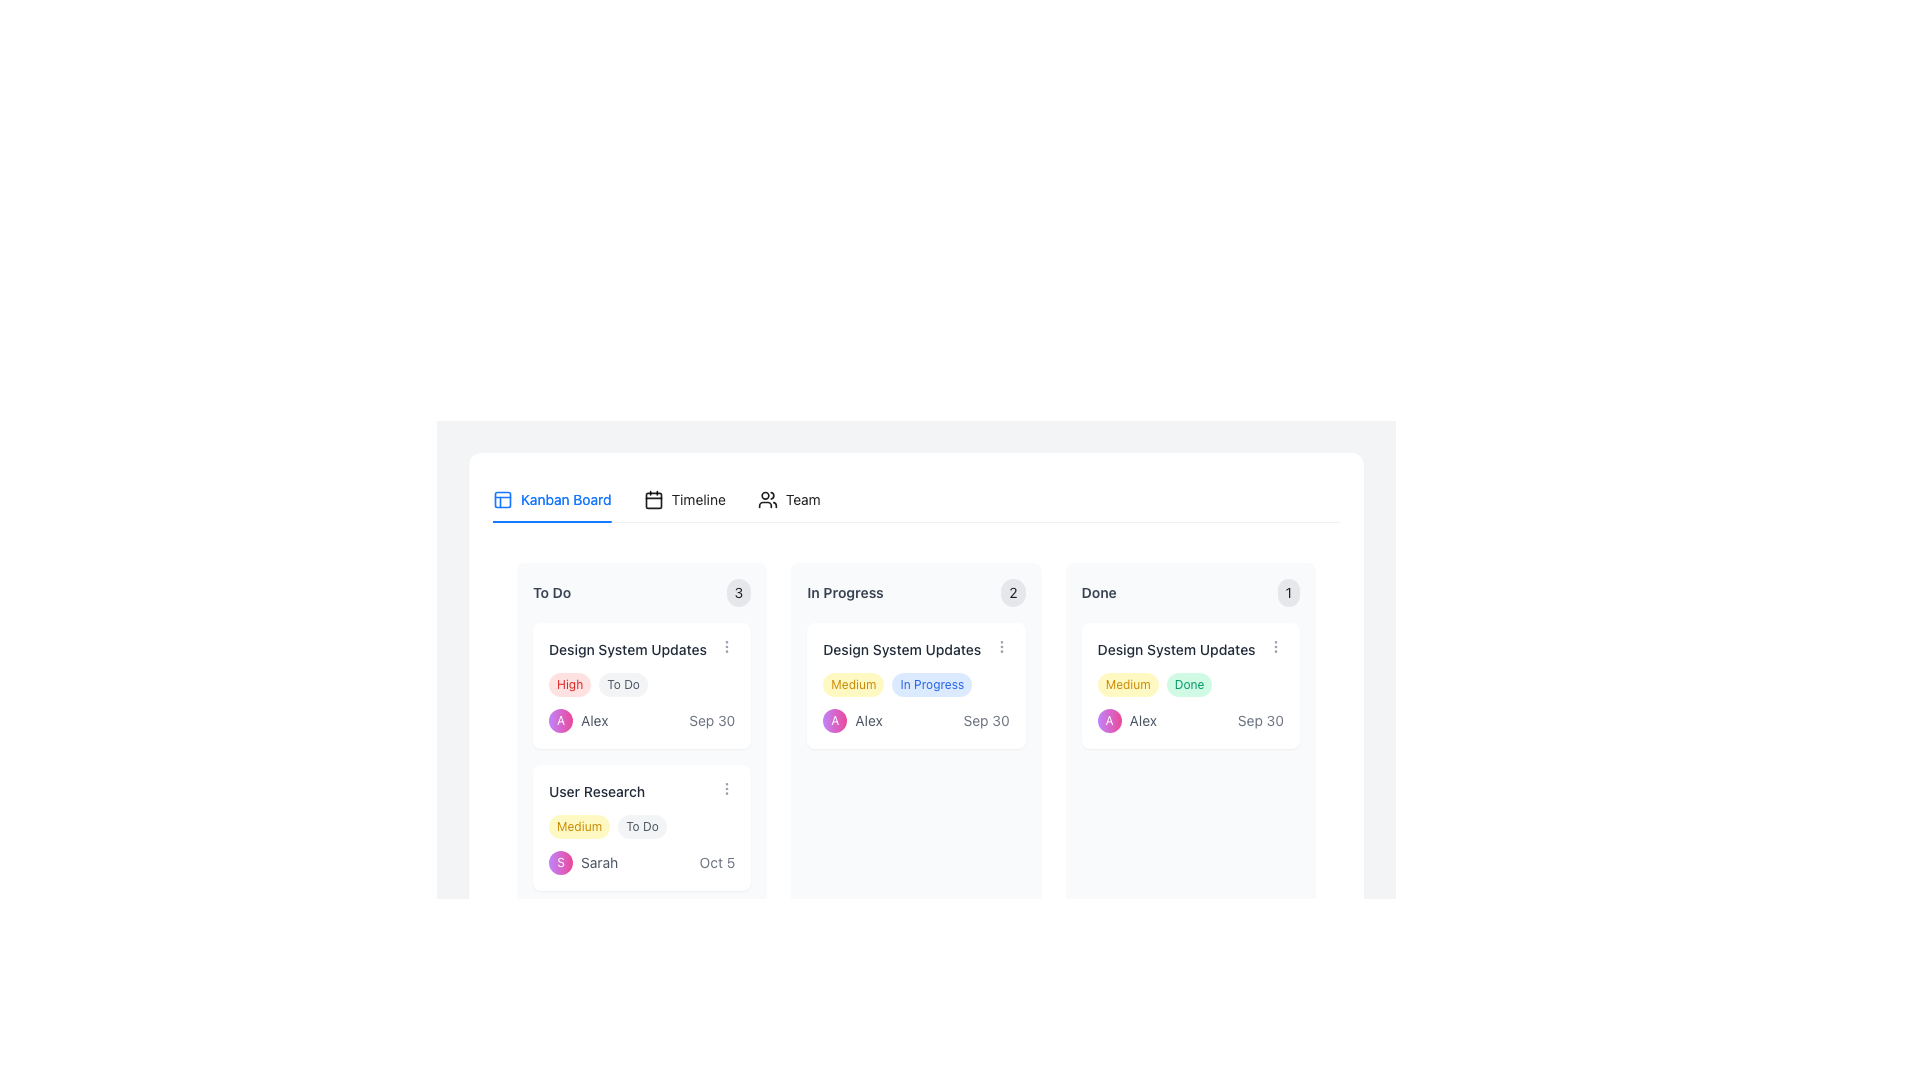  What do you see at coordinates (684, 499) in the screenshot?
I see `the second tab in the horizontal tab list, which serves to navigate to the 'Timeline' section of the application` at bounding box center [684, 499].